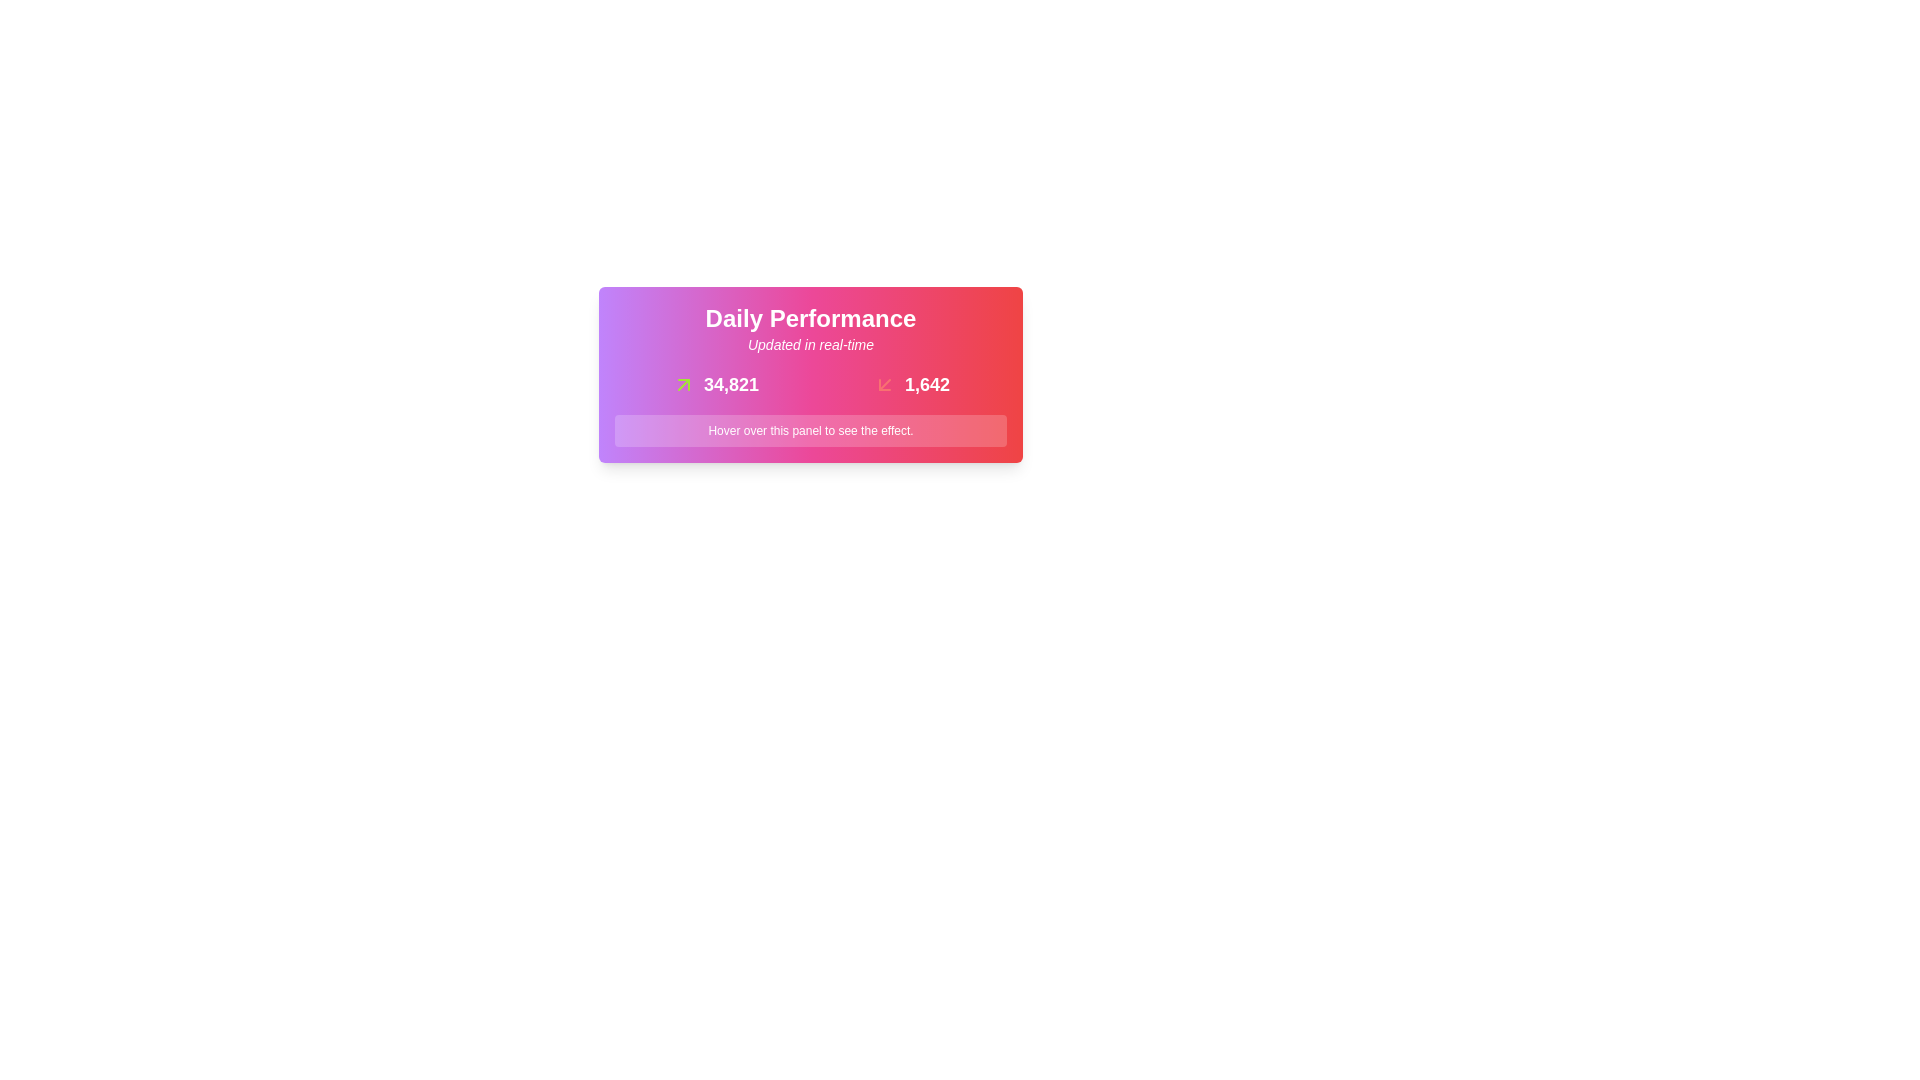 This screenshot has height=1080, width=1920. Describe the element at coordinates (683, 385) in the screenshot. I see `the upward trend icon located` at that location.